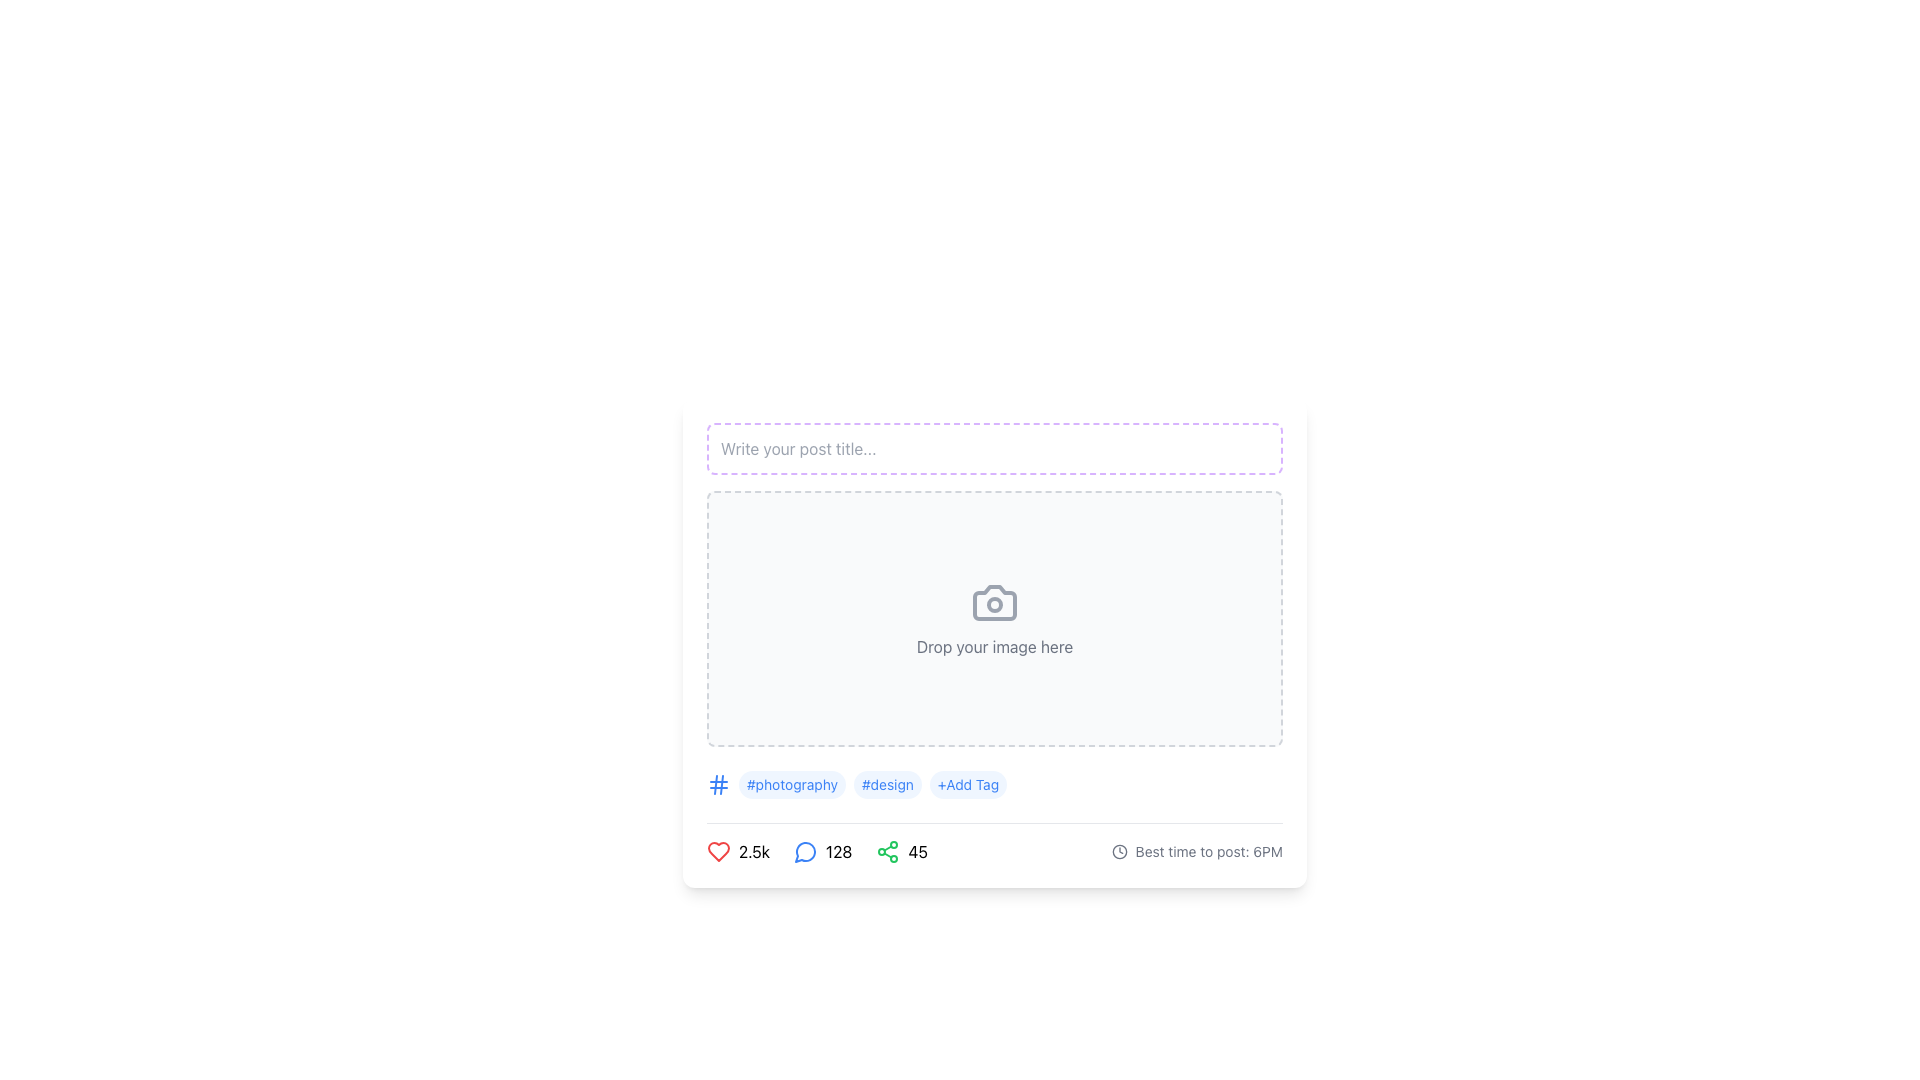  I want to click on the descriptive text element displaying 'Best time to post: 6PM' with a clock icon, located towards the bottom right of the post editor, so click(1197, 852).